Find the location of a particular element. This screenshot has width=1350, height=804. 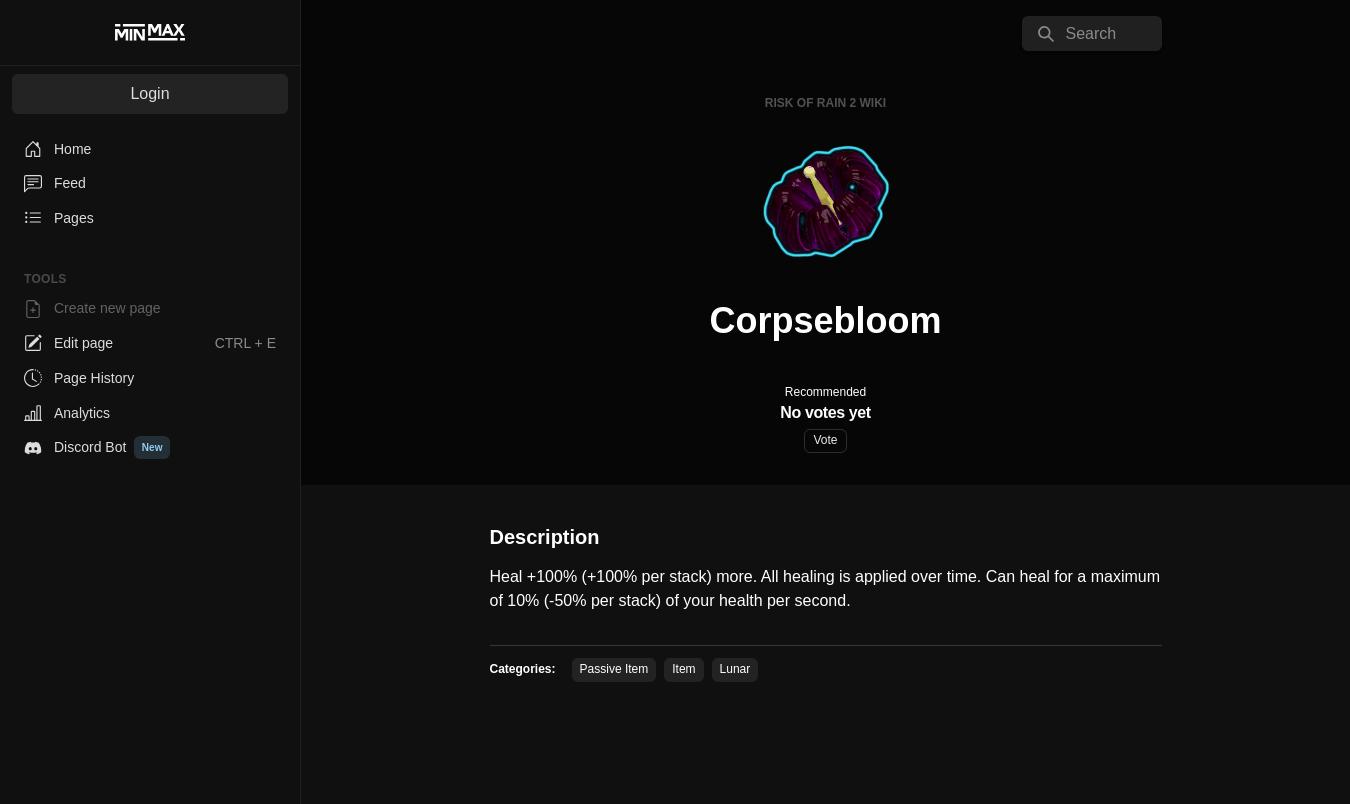

'Wiki' is located at coordinates (871, 102).